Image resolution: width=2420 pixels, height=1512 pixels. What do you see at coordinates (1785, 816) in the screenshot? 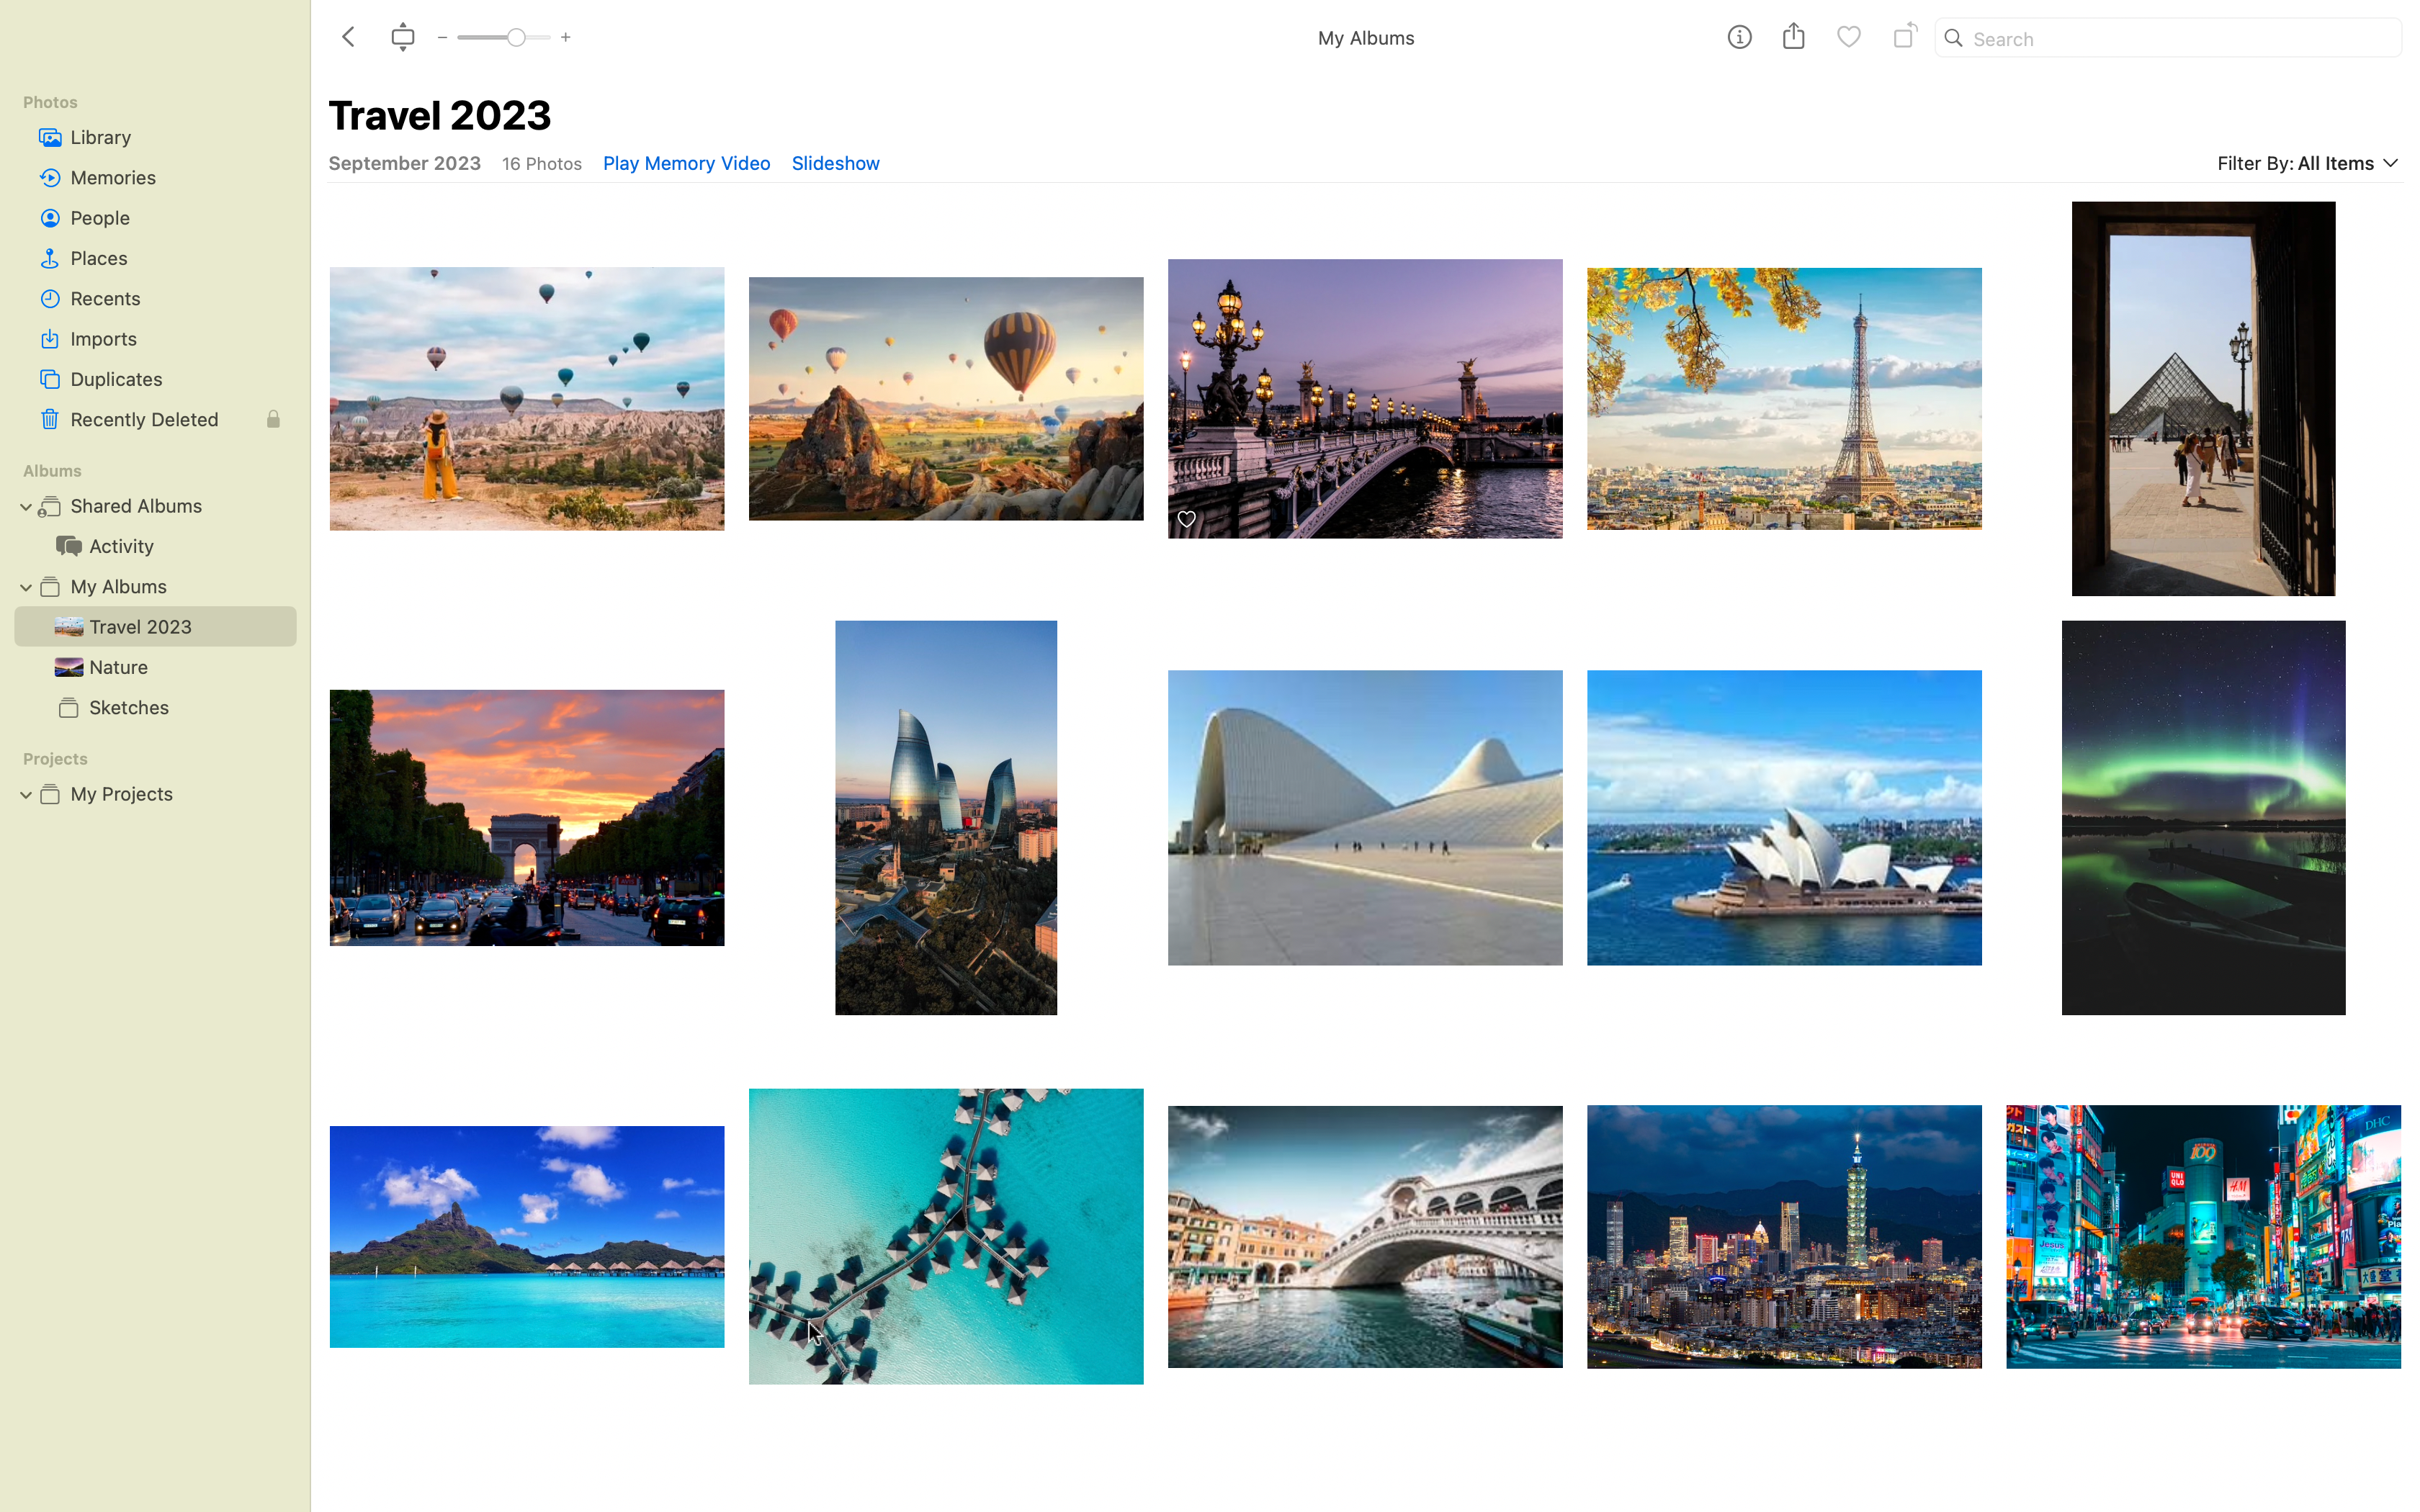
I see `Turn the image of Sydney"s Lotus Temple to another angle once` at bounding box center [1785, 816].